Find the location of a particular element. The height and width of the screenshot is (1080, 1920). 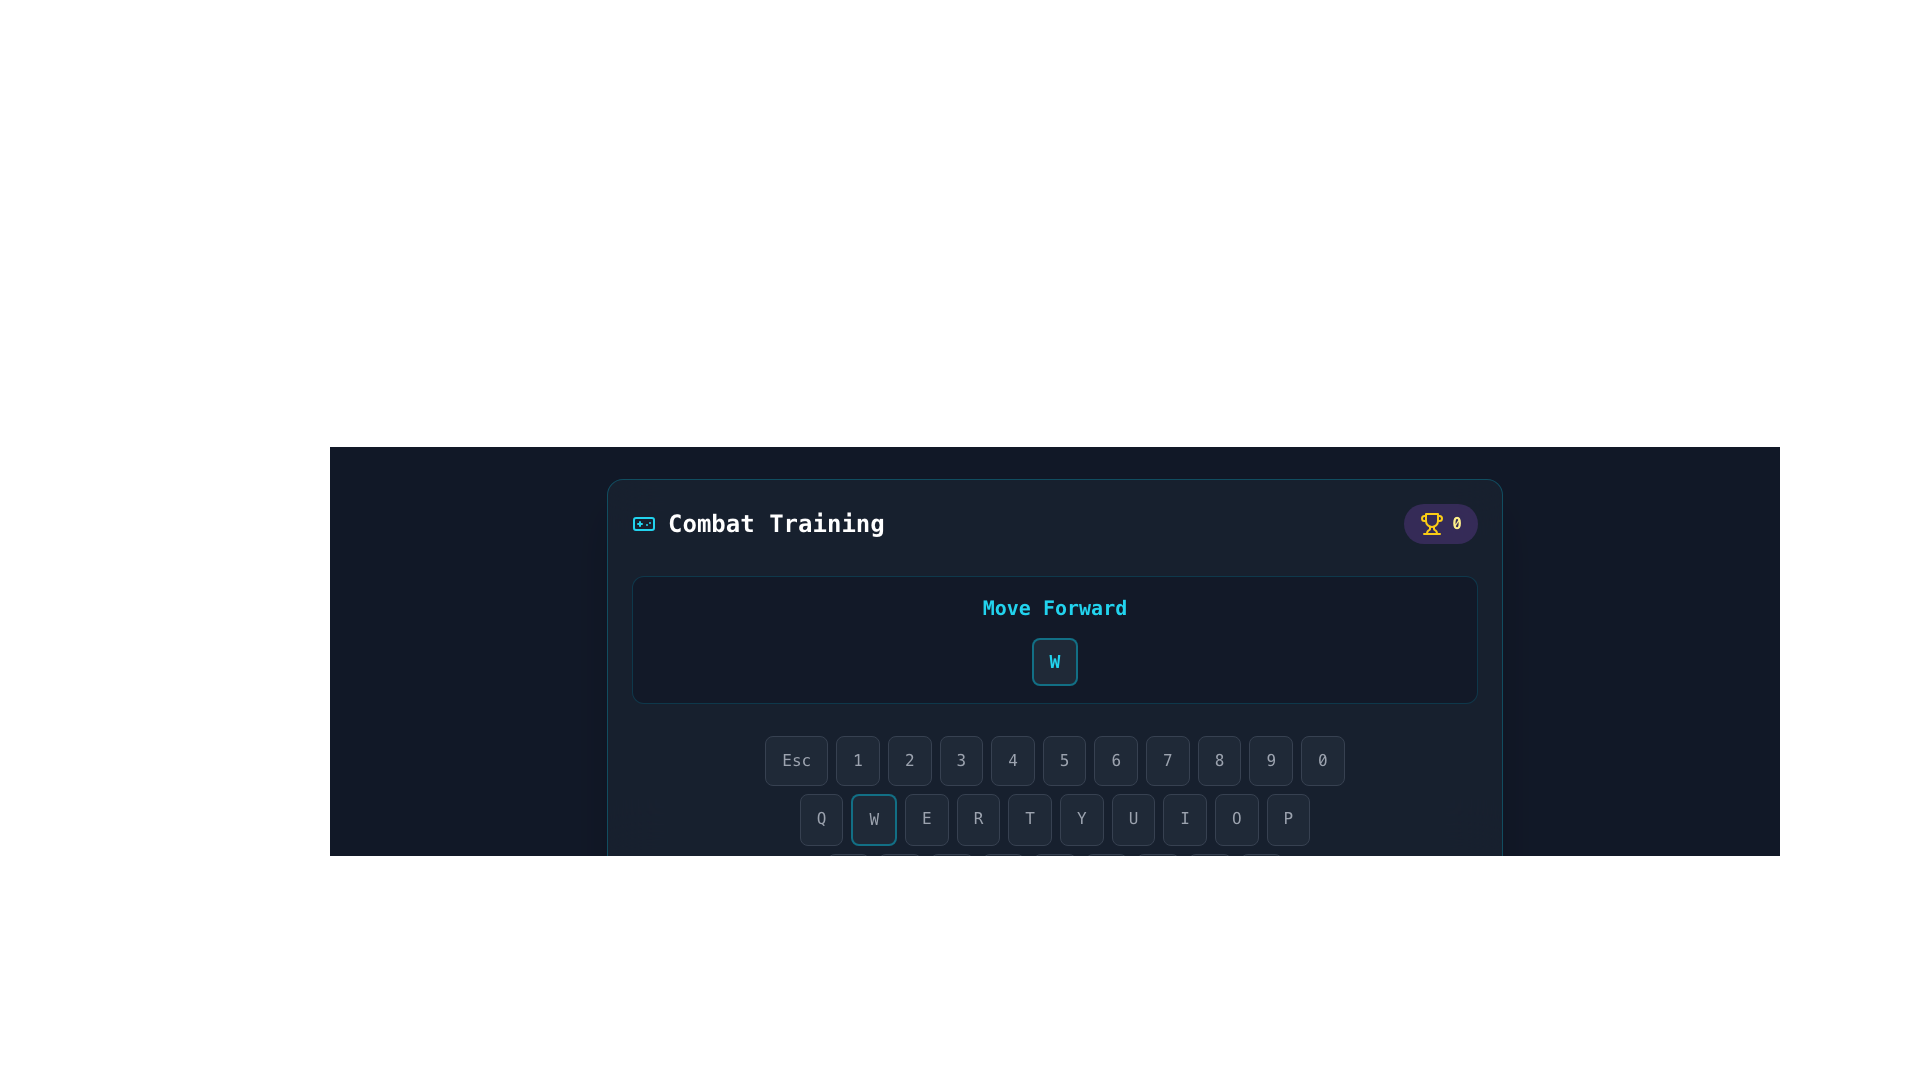

the square button labeled 'I' with a gray background, which is the eighth button in the row of buttons spelling 'QWERTYUIOP', to initiate its action is located at coordinates (1185, 820).